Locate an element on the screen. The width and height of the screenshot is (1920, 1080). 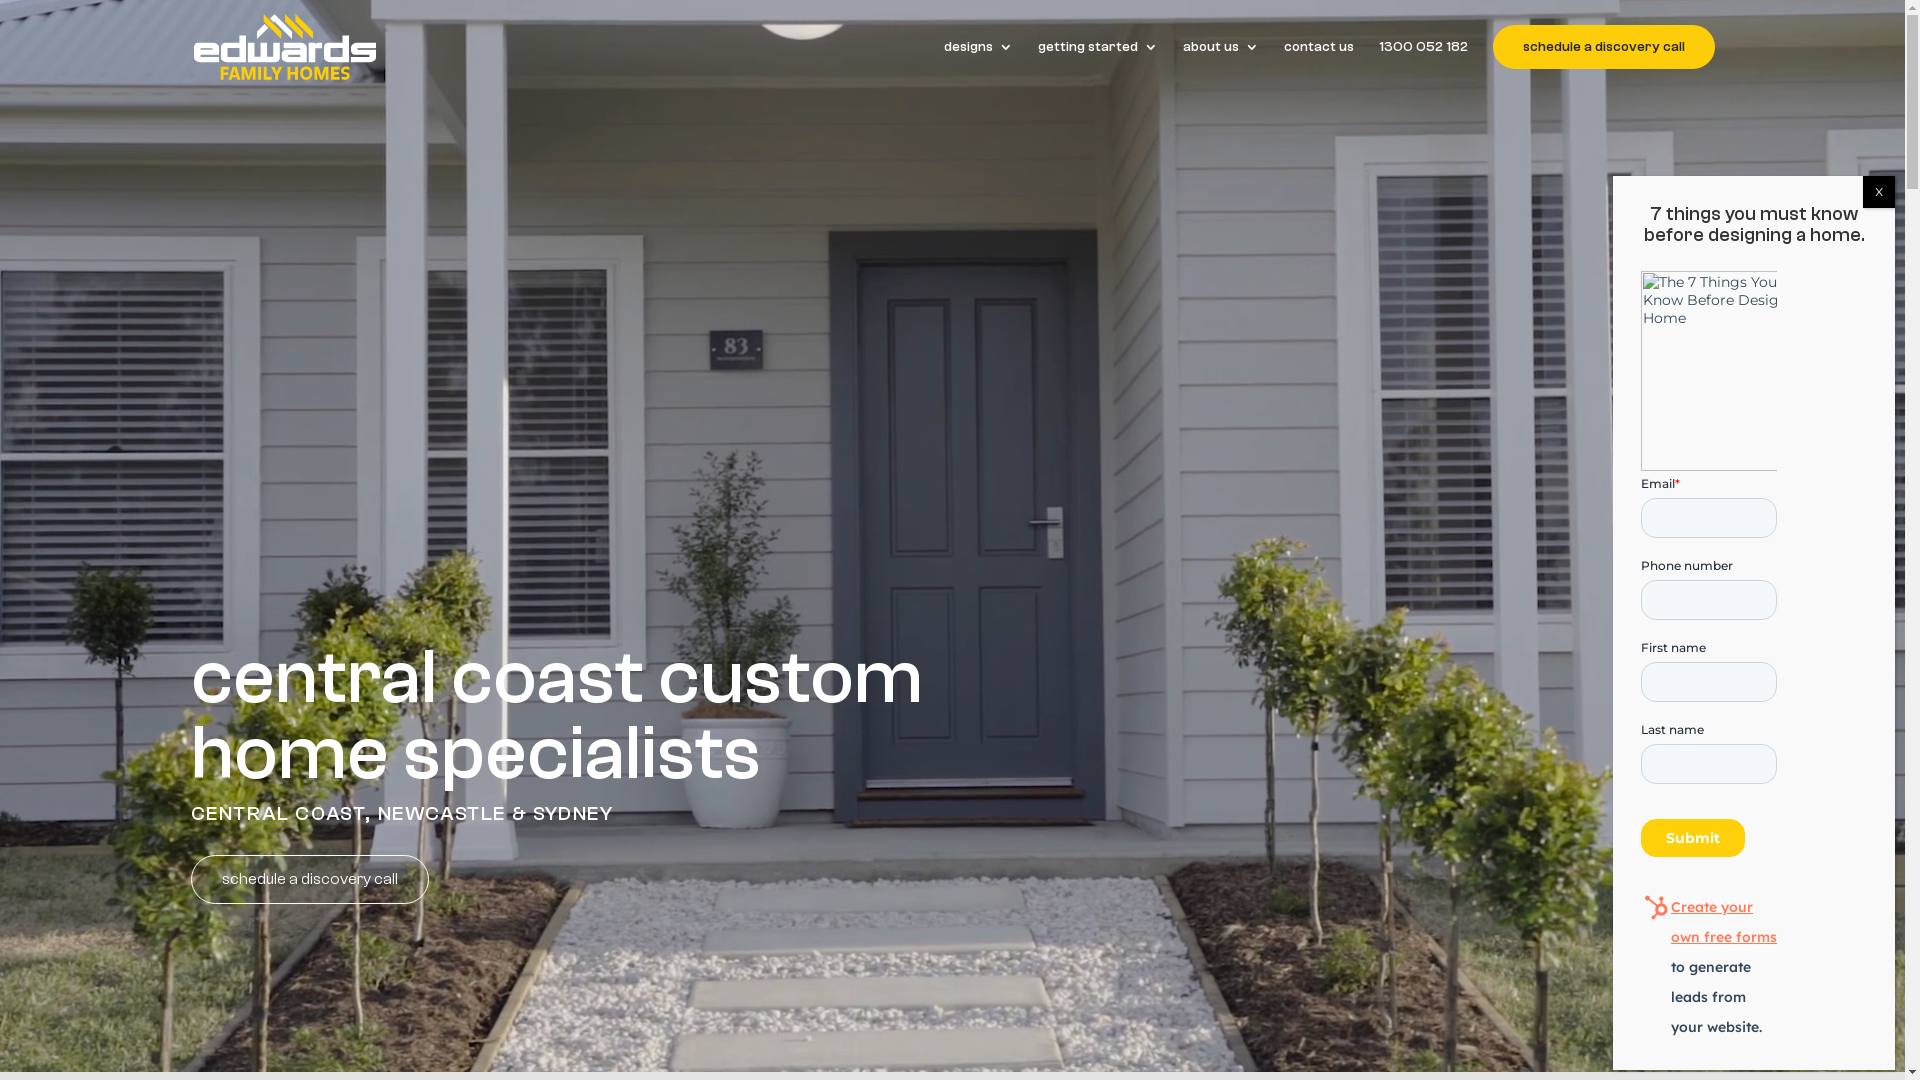
'schedule a discovery call' is located at coordinates (1492, 45).